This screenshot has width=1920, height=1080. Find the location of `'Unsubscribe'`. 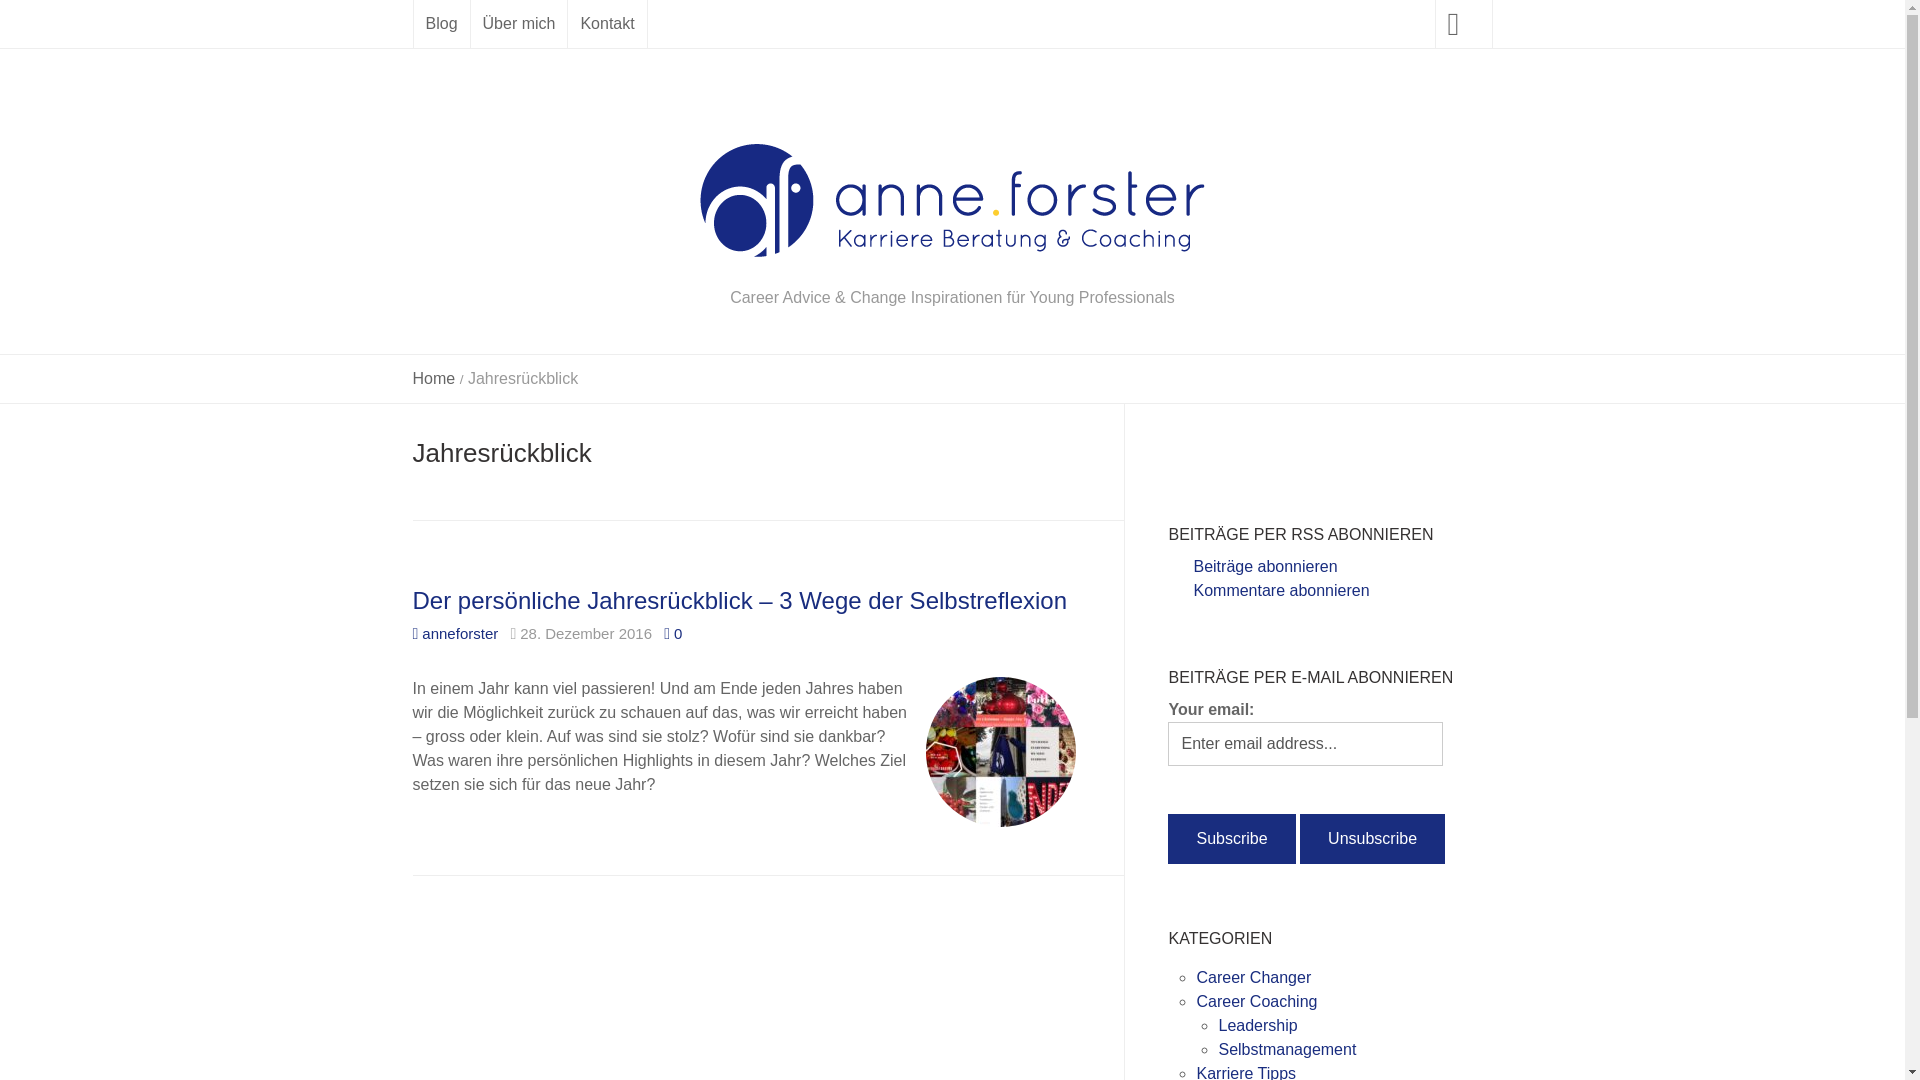

'Unsubscribe' is located at coordinates (1371, 839).